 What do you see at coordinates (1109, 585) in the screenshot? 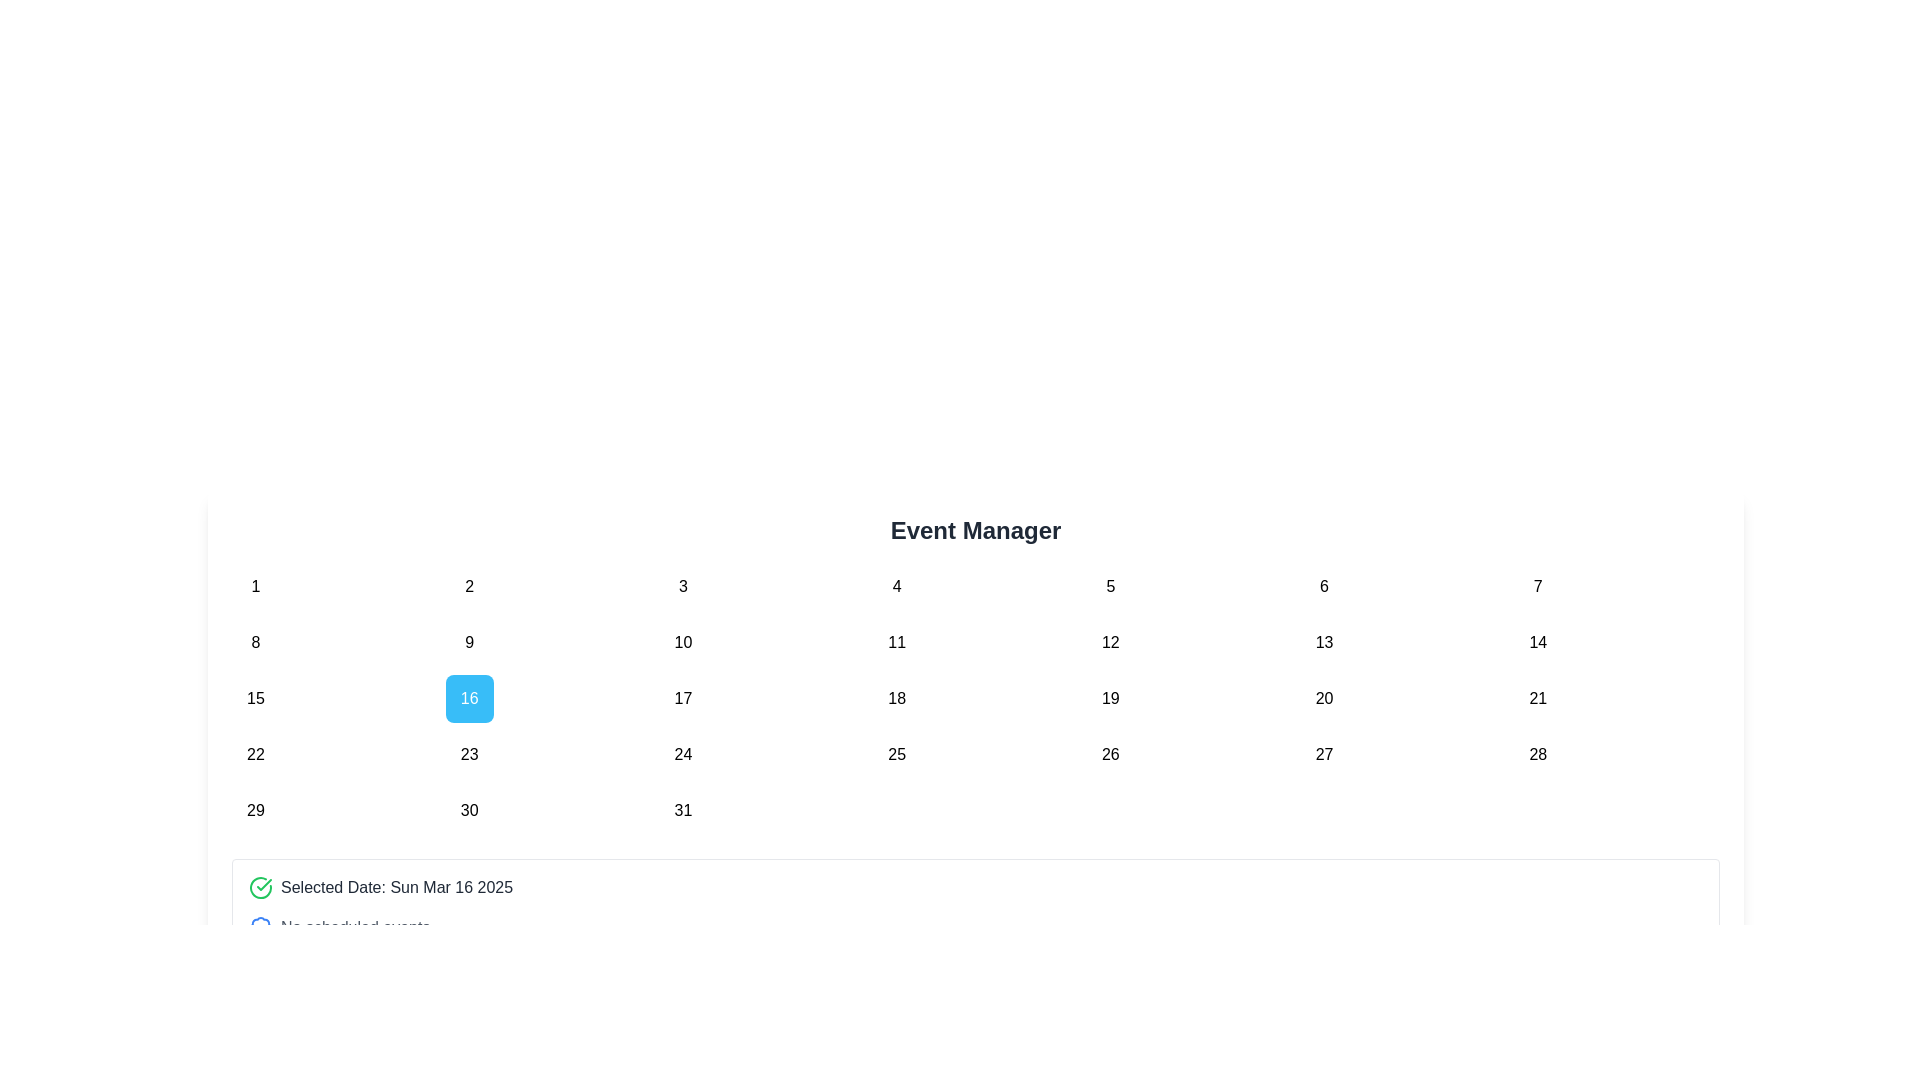
I see `the button displaying the number '5'` at bounding box center [1109, 585].